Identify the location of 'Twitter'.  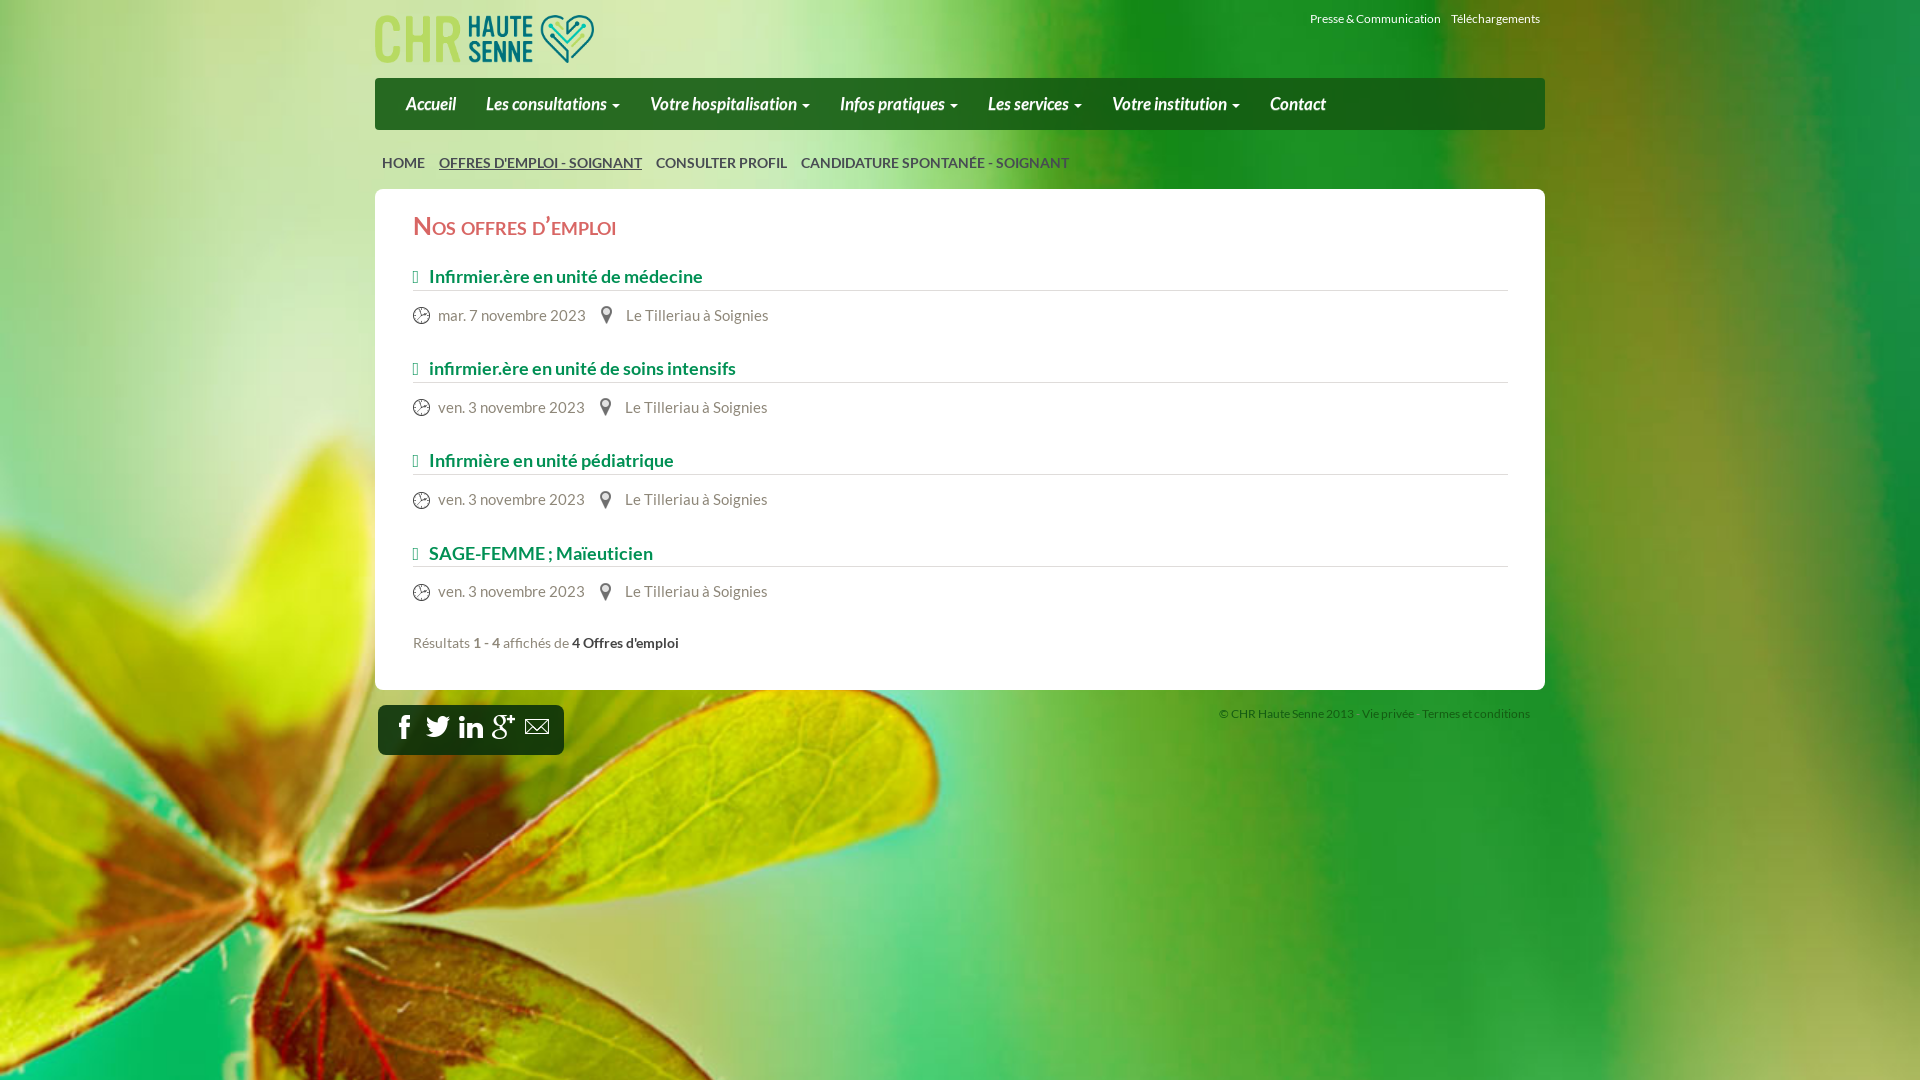
(456, 722).